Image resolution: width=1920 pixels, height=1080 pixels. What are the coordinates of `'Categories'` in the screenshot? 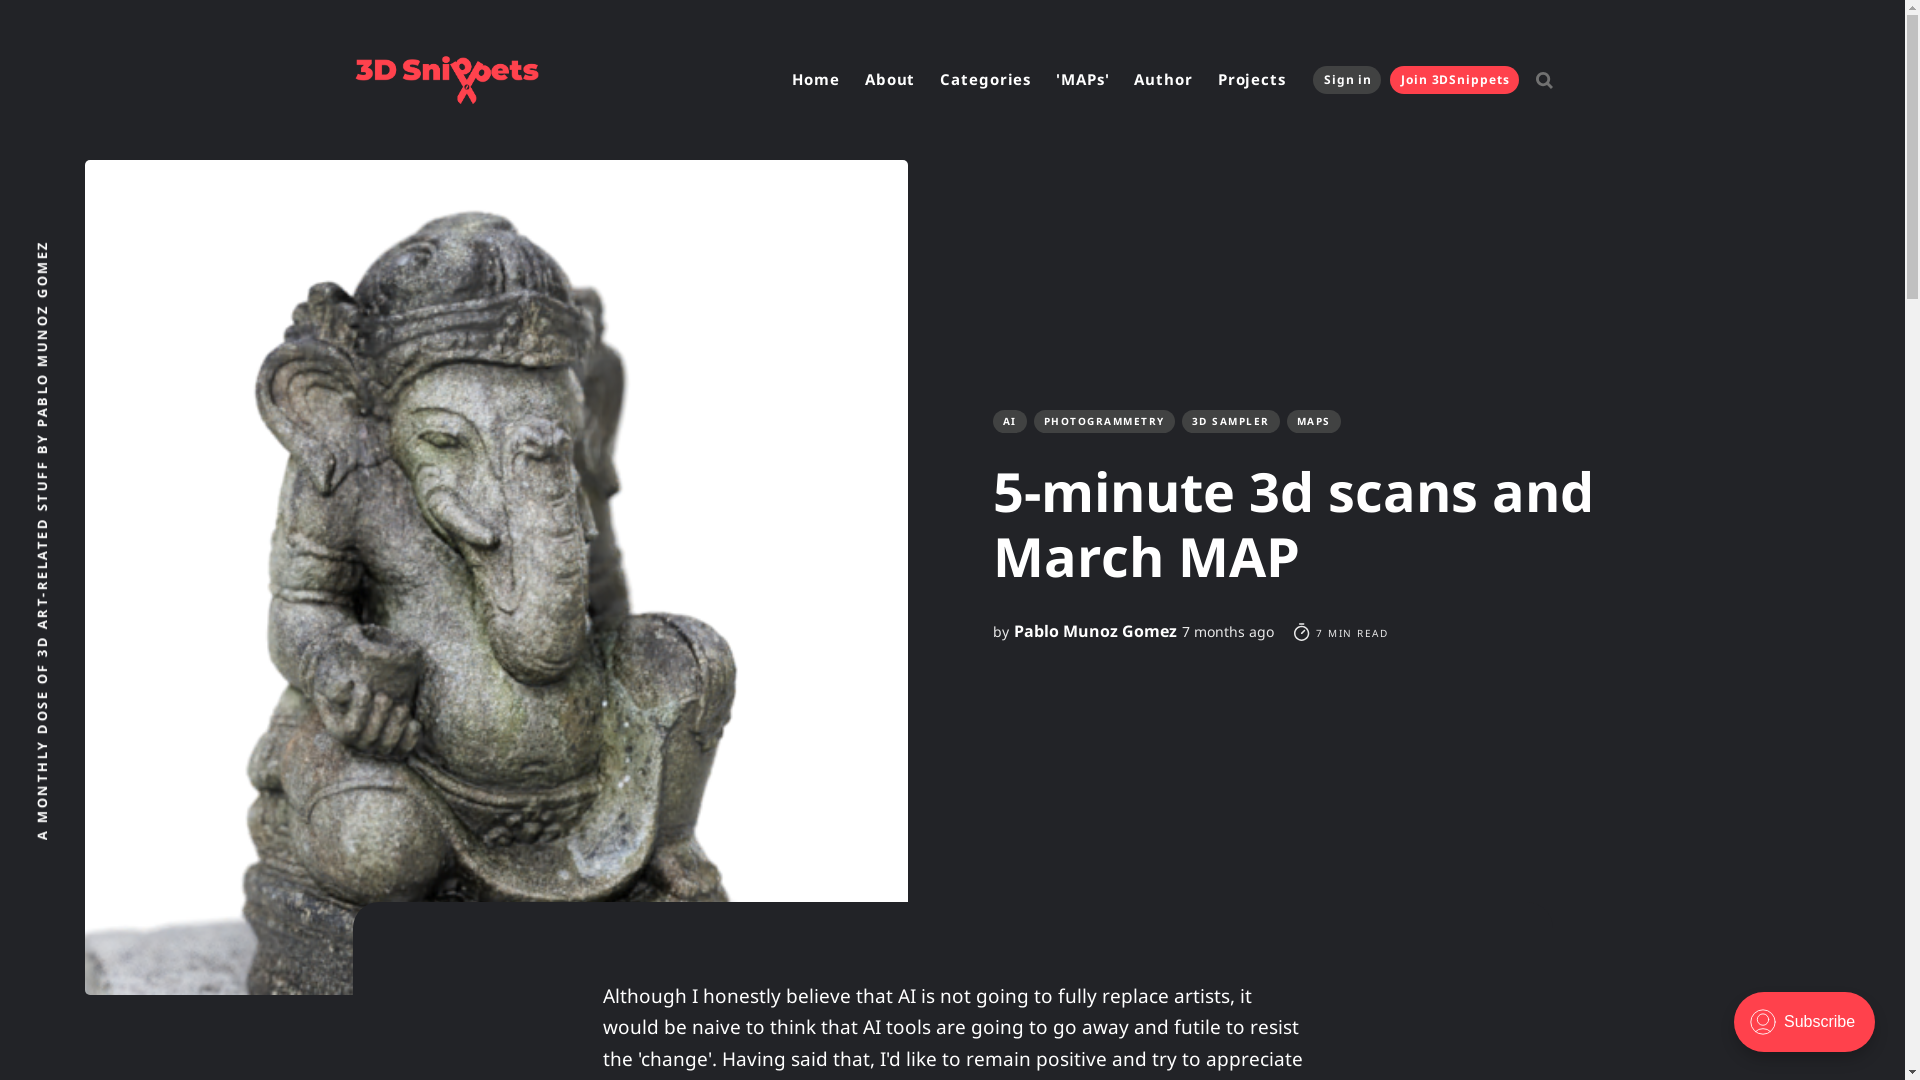 It's located at (985, 79).